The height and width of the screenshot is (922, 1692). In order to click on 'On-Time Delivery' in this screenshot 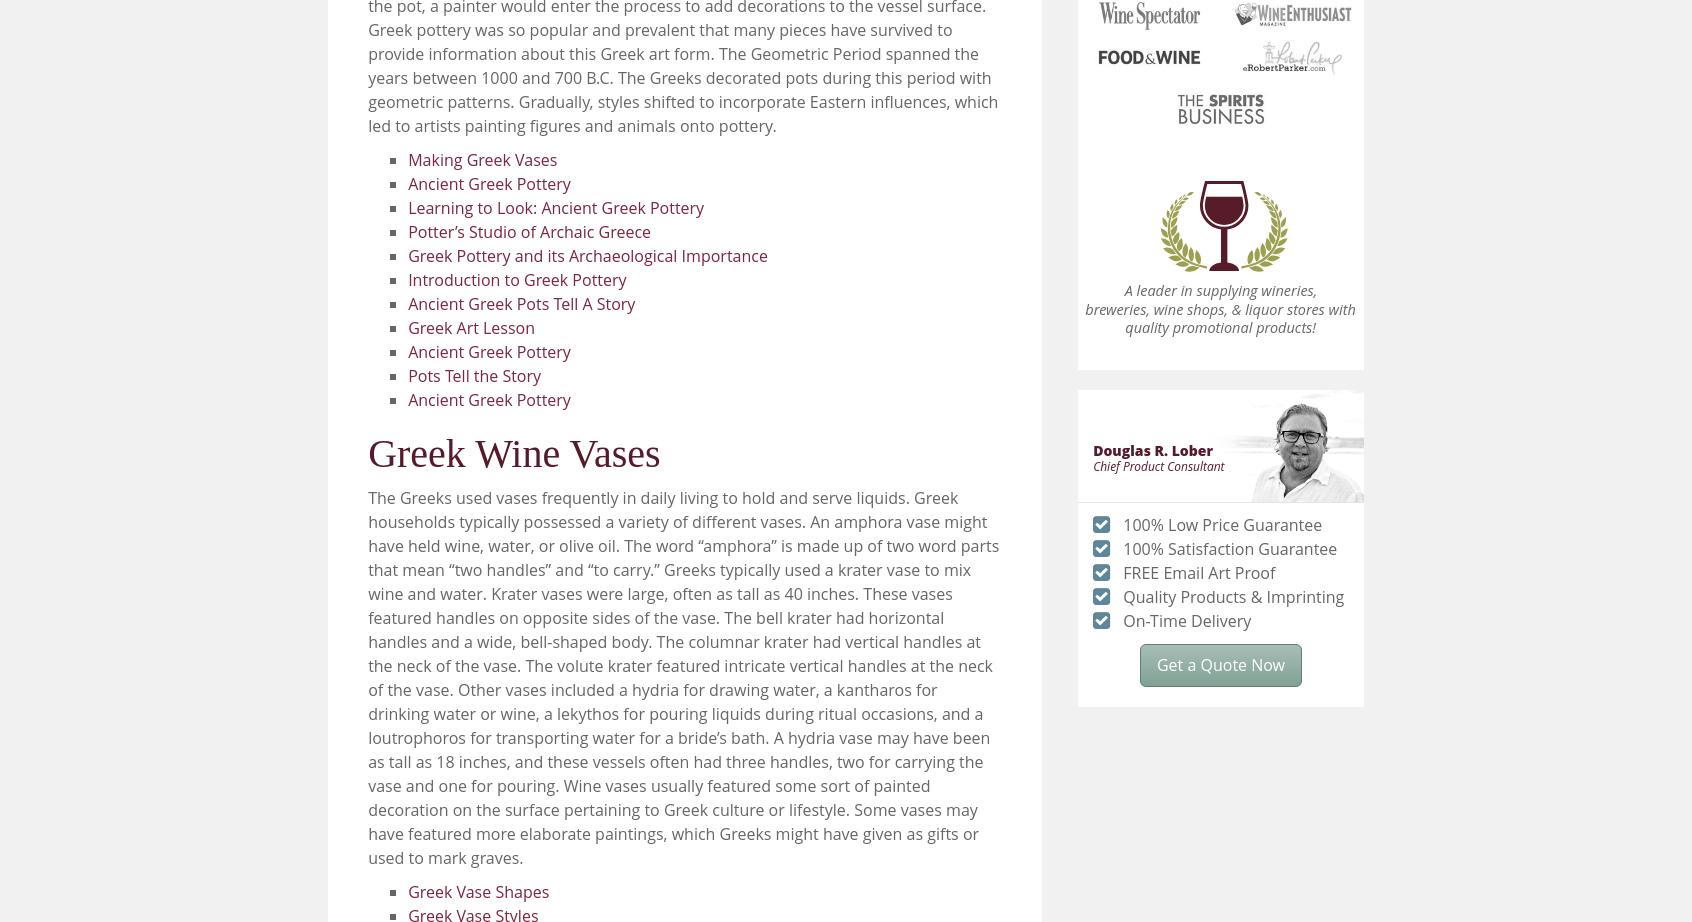, I will do `click(1122, 620)`.